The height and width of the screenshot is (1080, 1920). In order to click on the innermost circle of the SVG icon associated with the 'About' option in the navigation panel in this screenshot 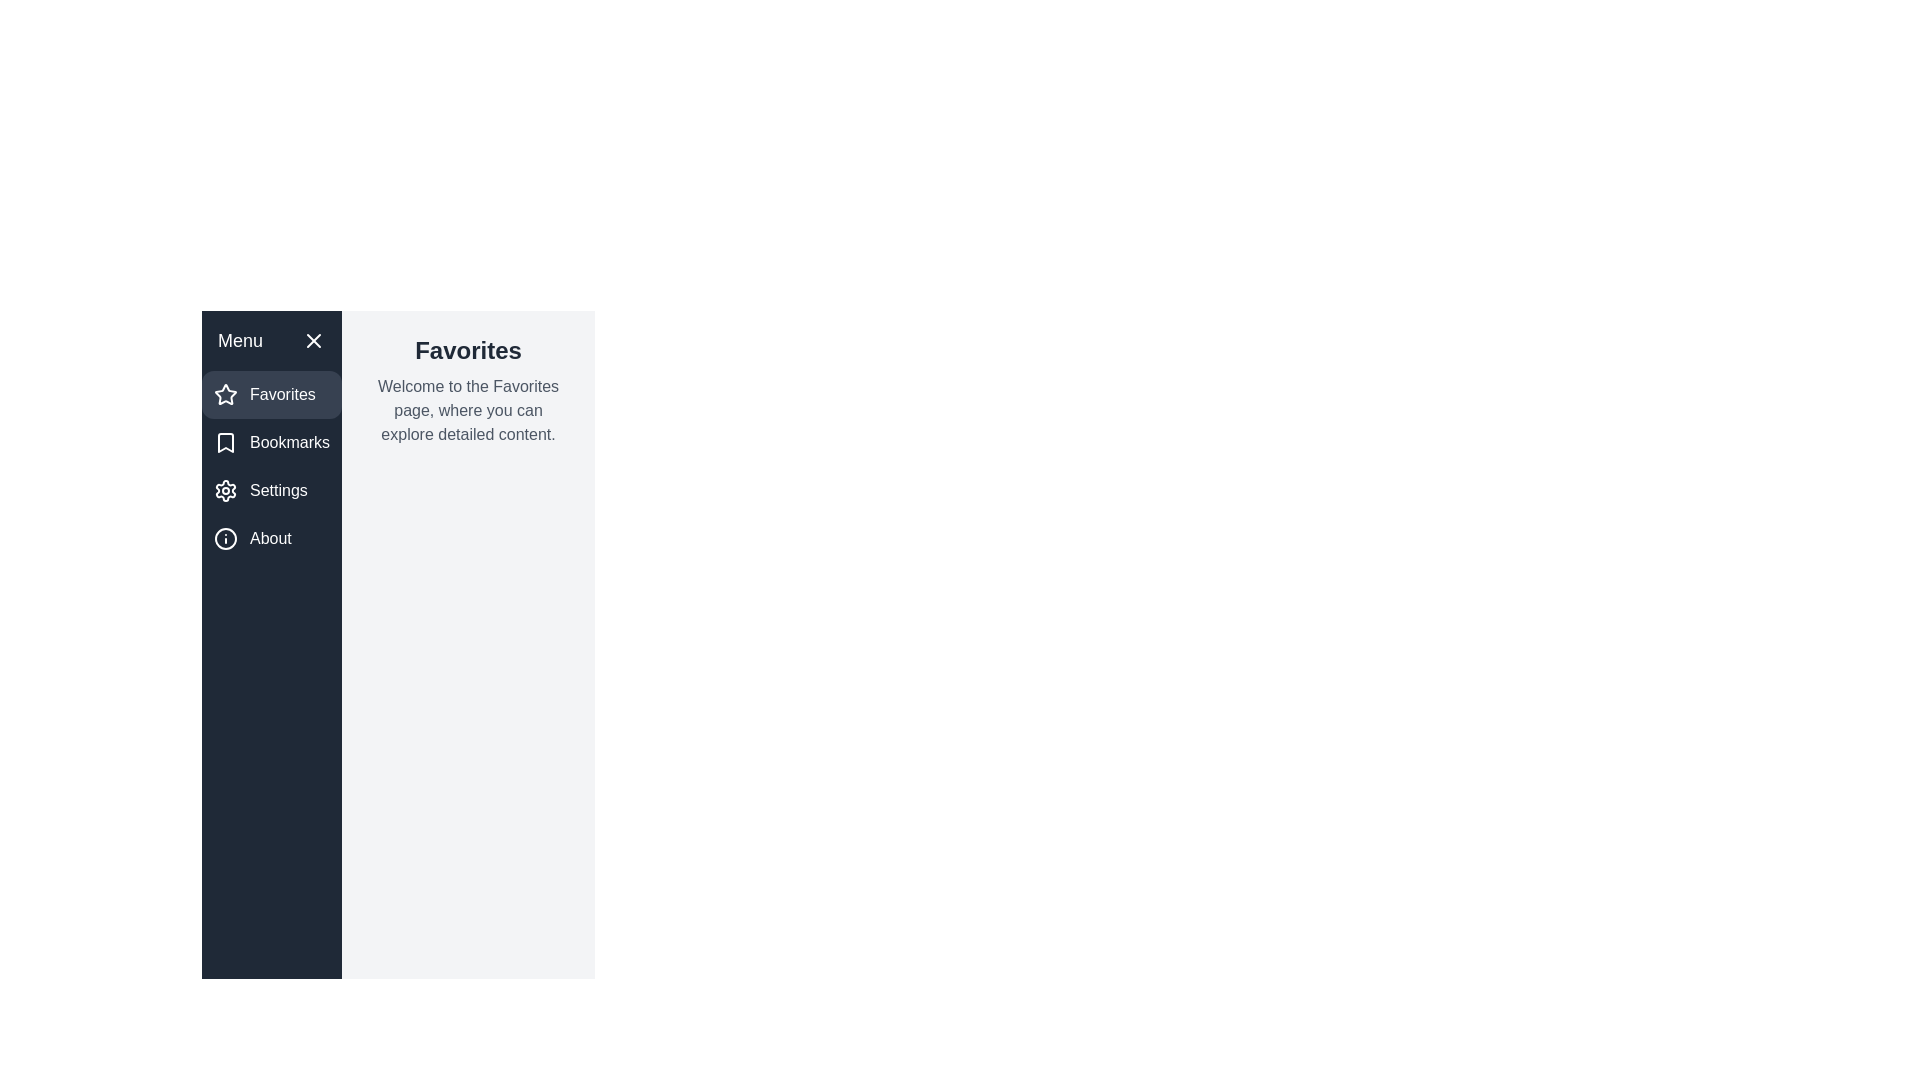, I will do `click(225, 538)`.